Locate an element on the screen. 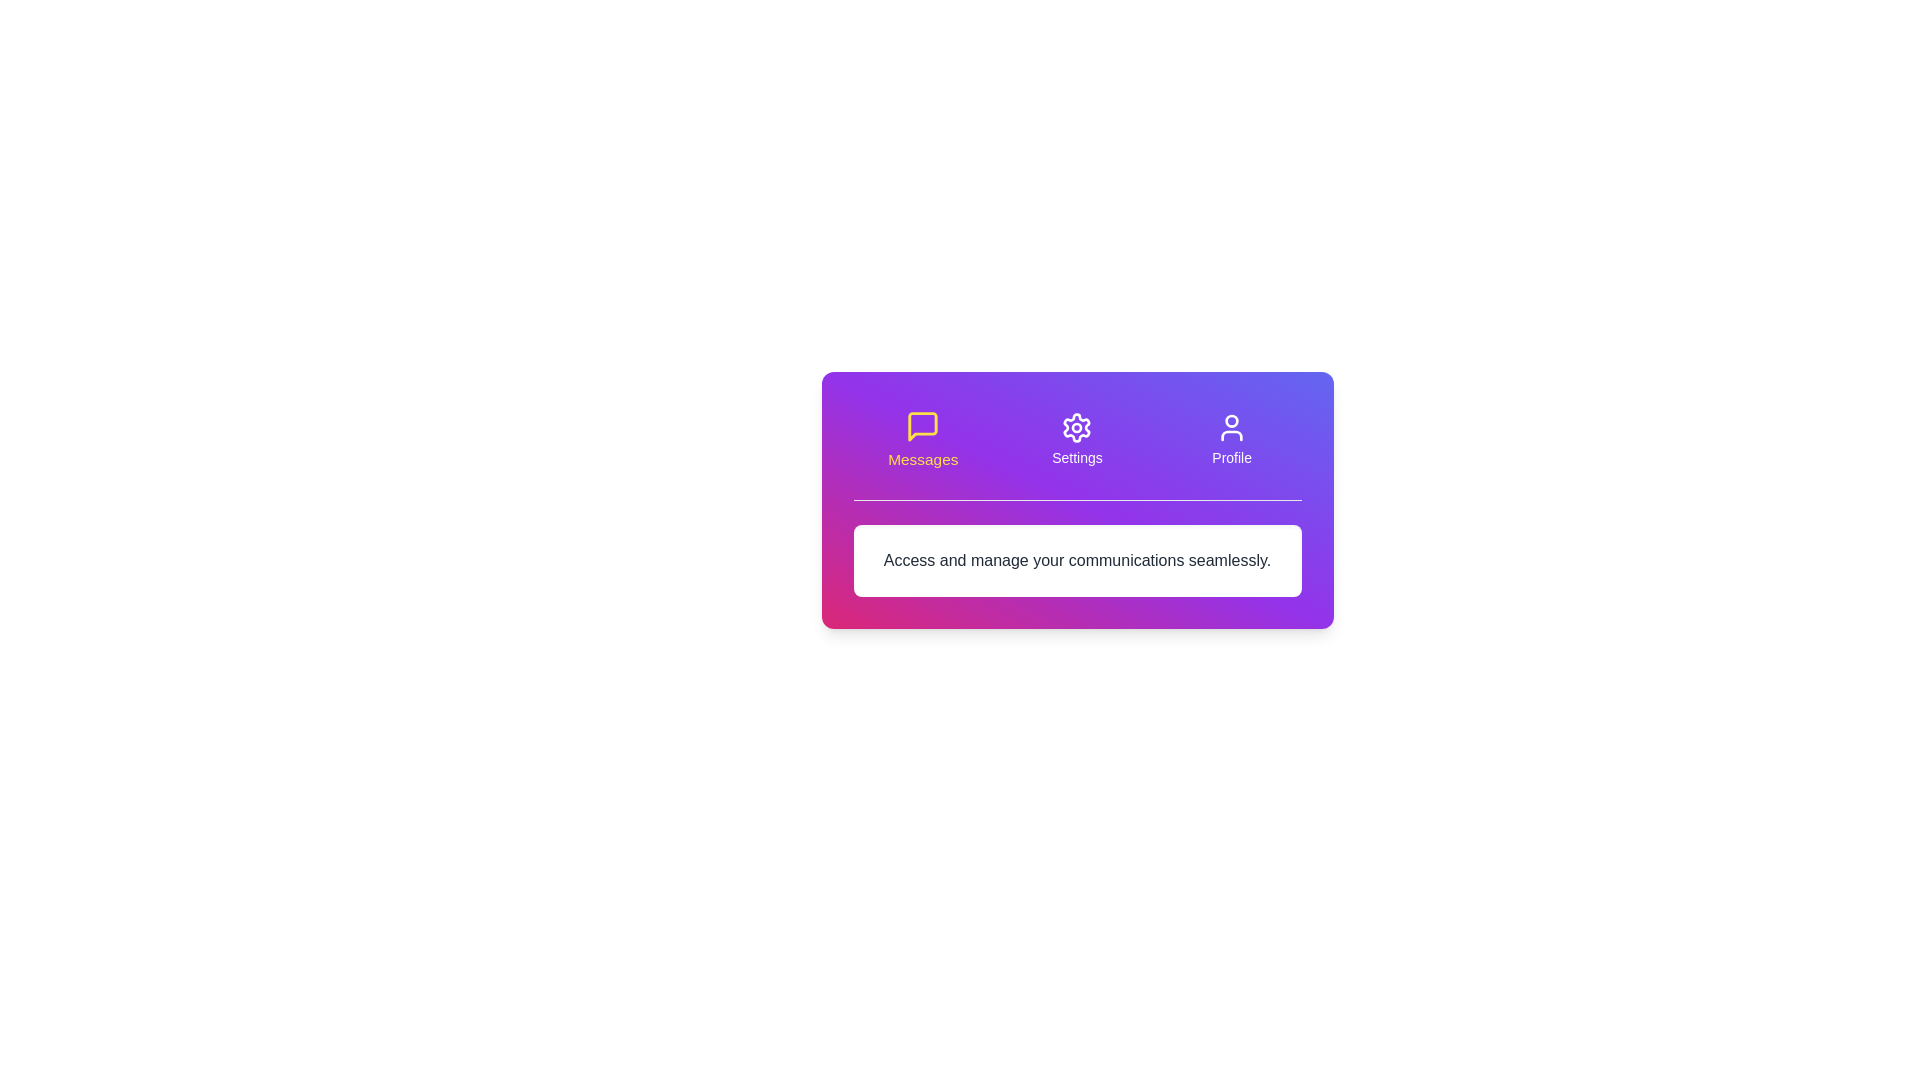  the tab button labeled Profile to switch to the corresponding tab is located at coordinates (1231, 438).